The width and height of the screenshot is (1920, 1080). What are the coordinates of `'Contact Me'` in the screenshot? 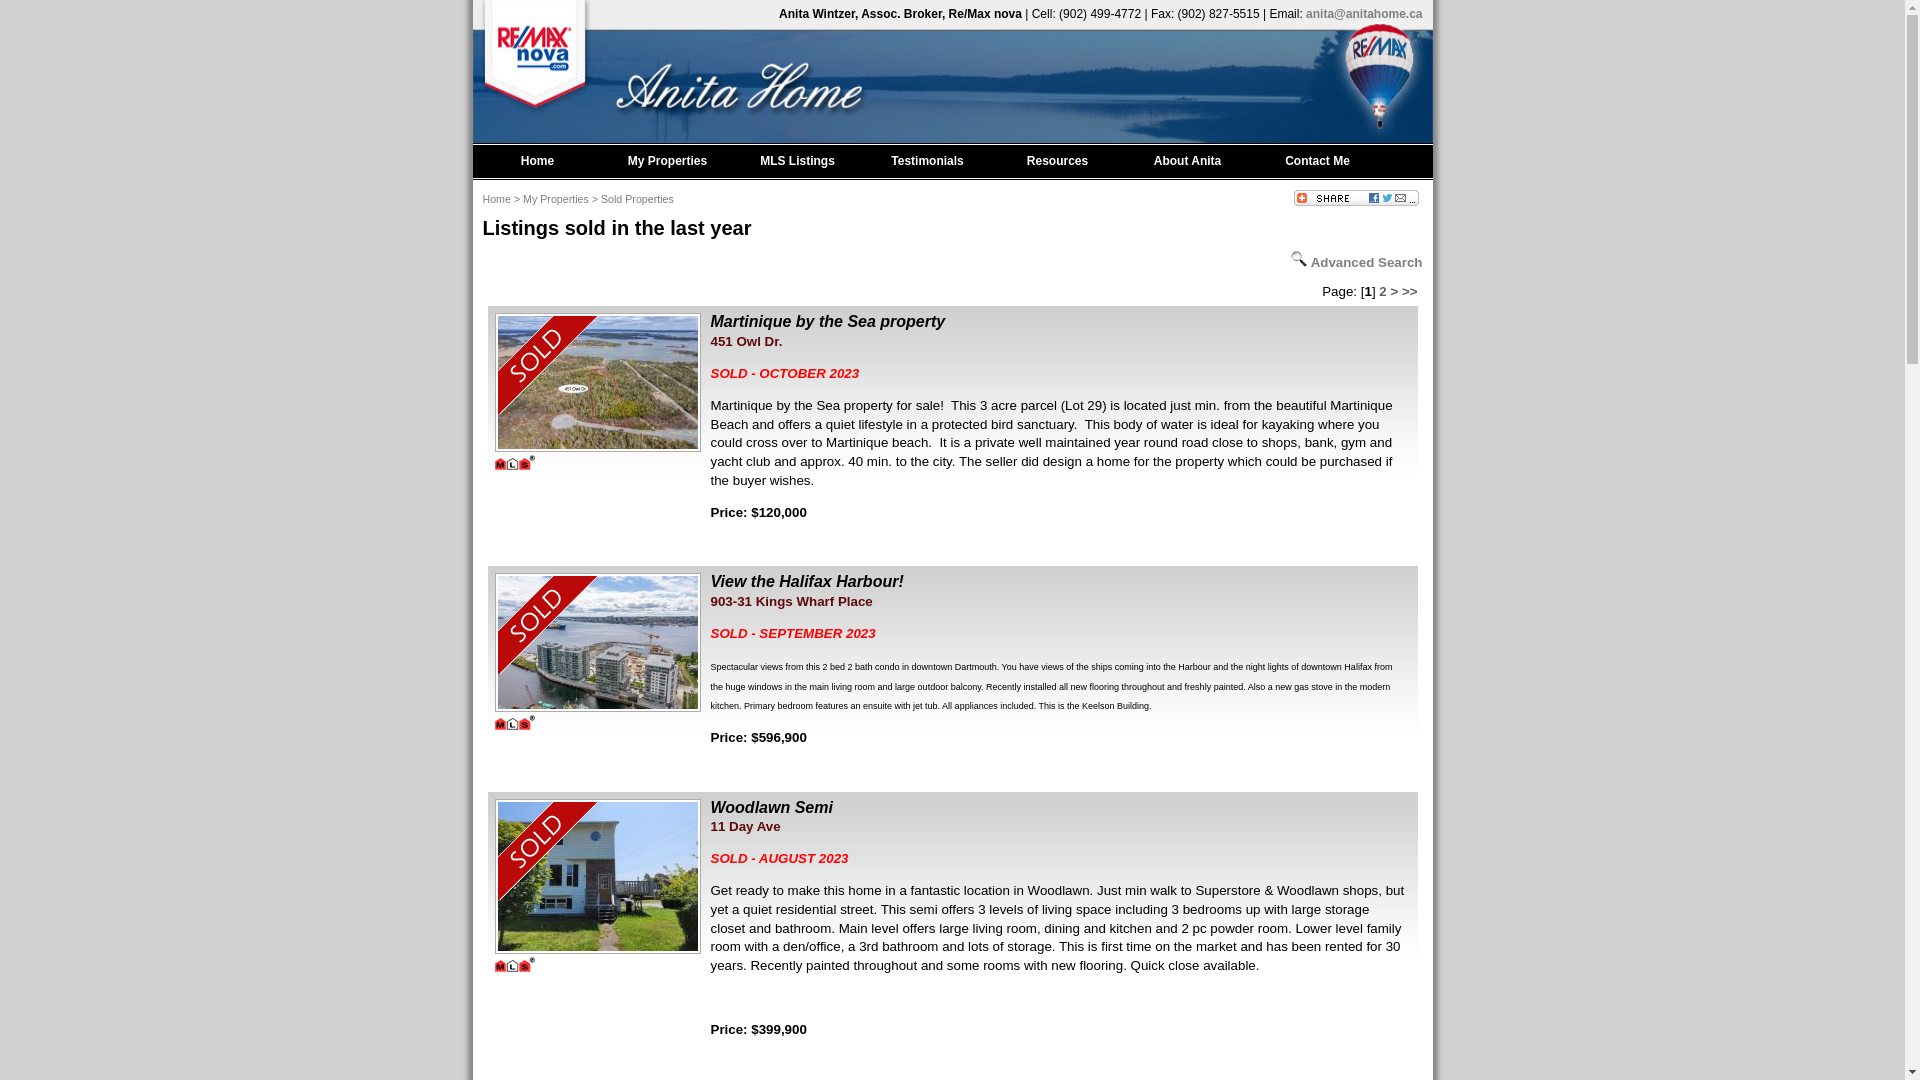 It's located at (1316, 160).